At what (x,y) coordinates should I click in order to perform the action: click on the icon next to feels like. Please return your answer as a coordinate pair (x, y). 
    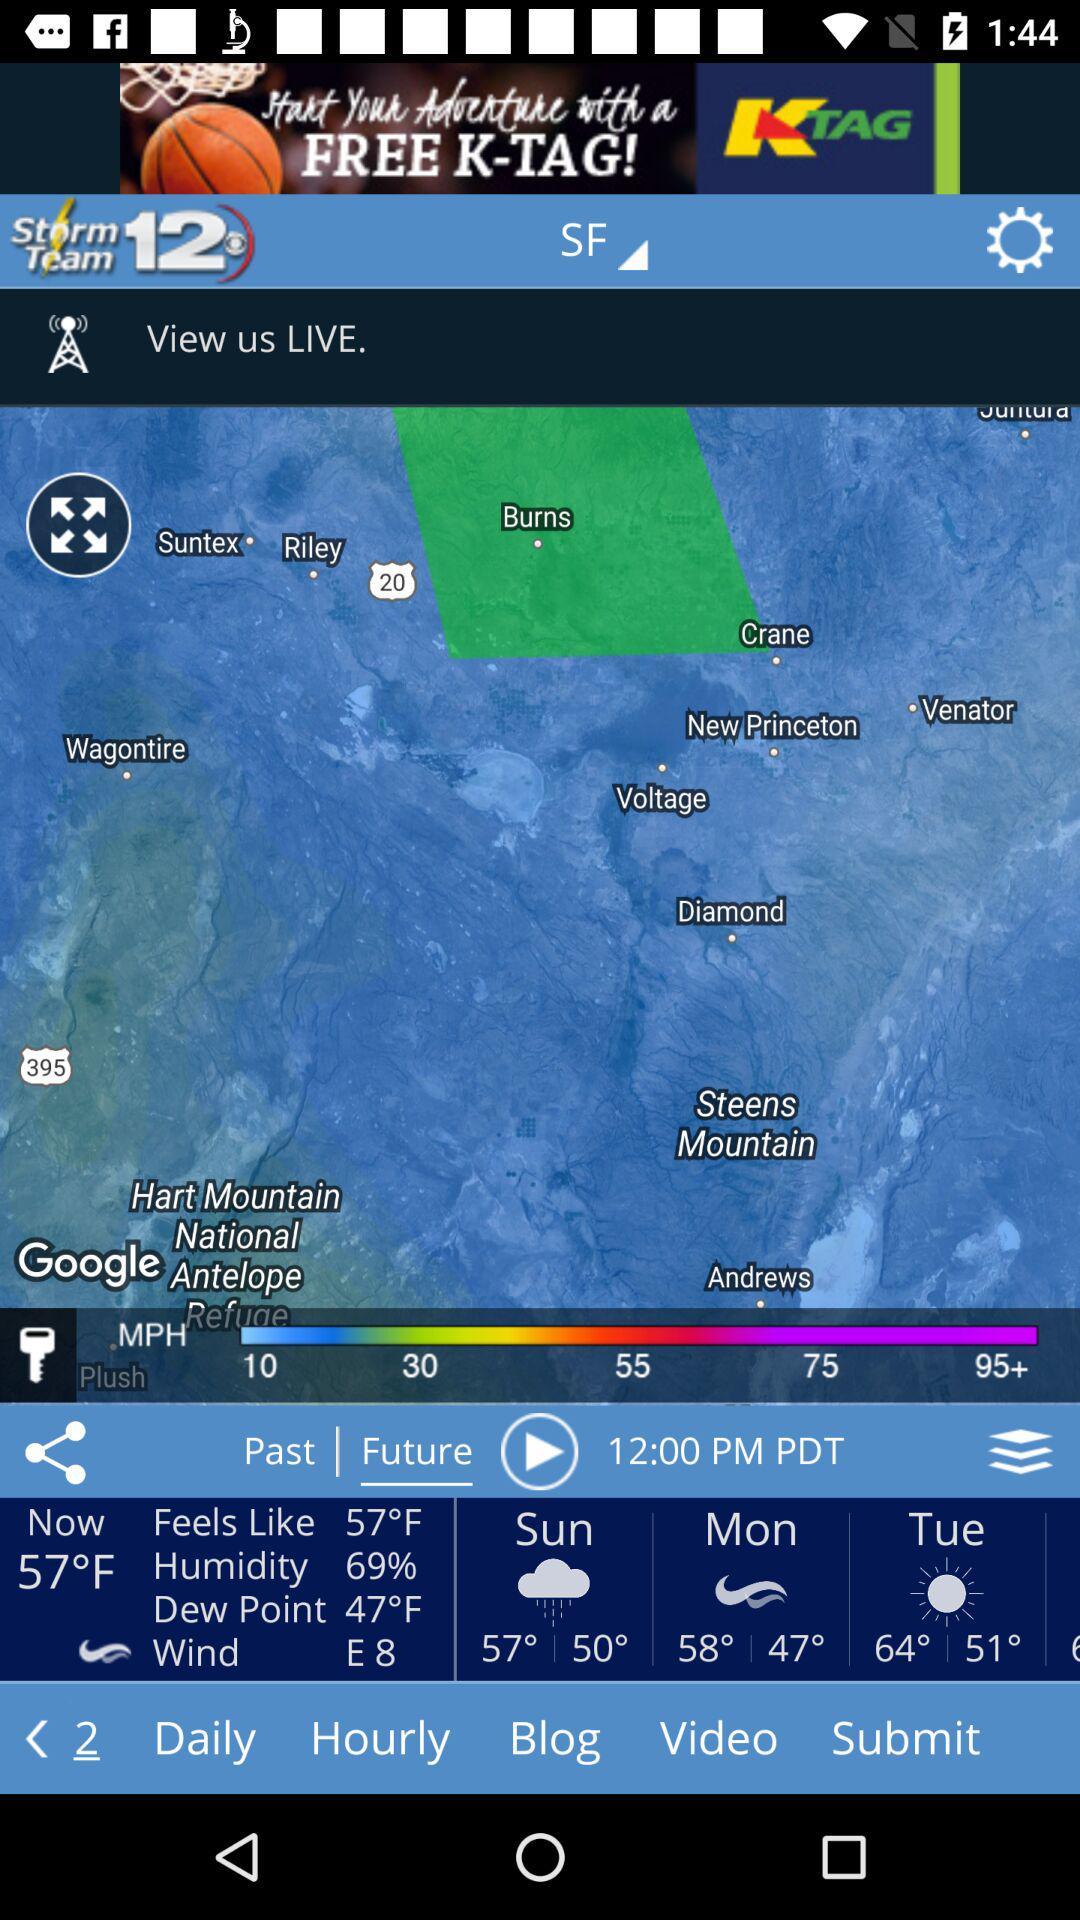
    Looking at the image, I should click on (58, 1451).